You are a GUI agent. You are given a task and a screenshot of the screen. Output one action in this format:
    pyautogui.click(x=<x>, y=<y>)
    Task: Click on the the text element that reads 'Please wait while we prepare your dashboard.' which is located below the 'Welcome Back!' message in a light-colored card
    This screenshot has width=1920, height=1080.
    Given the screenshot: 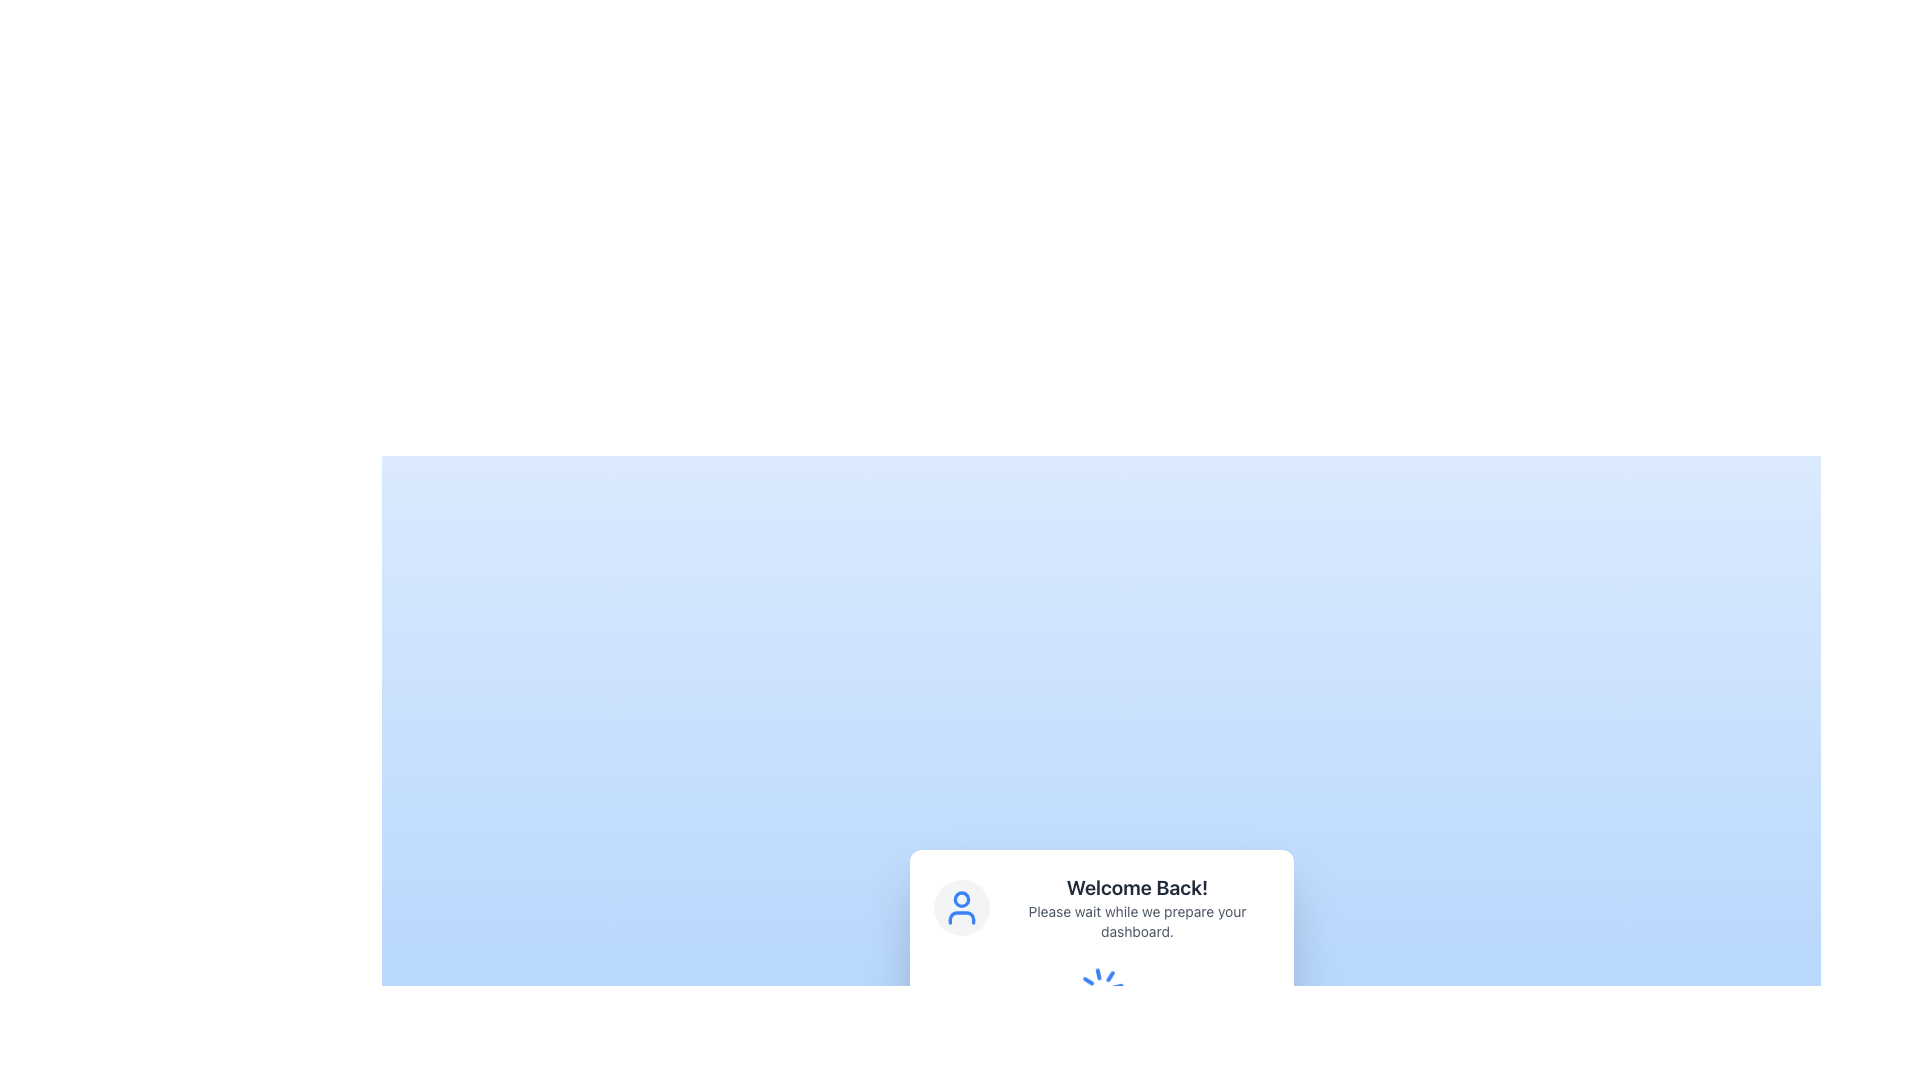 What is the action you would take?
    pyautogui.click(x=1137, y=921)
    